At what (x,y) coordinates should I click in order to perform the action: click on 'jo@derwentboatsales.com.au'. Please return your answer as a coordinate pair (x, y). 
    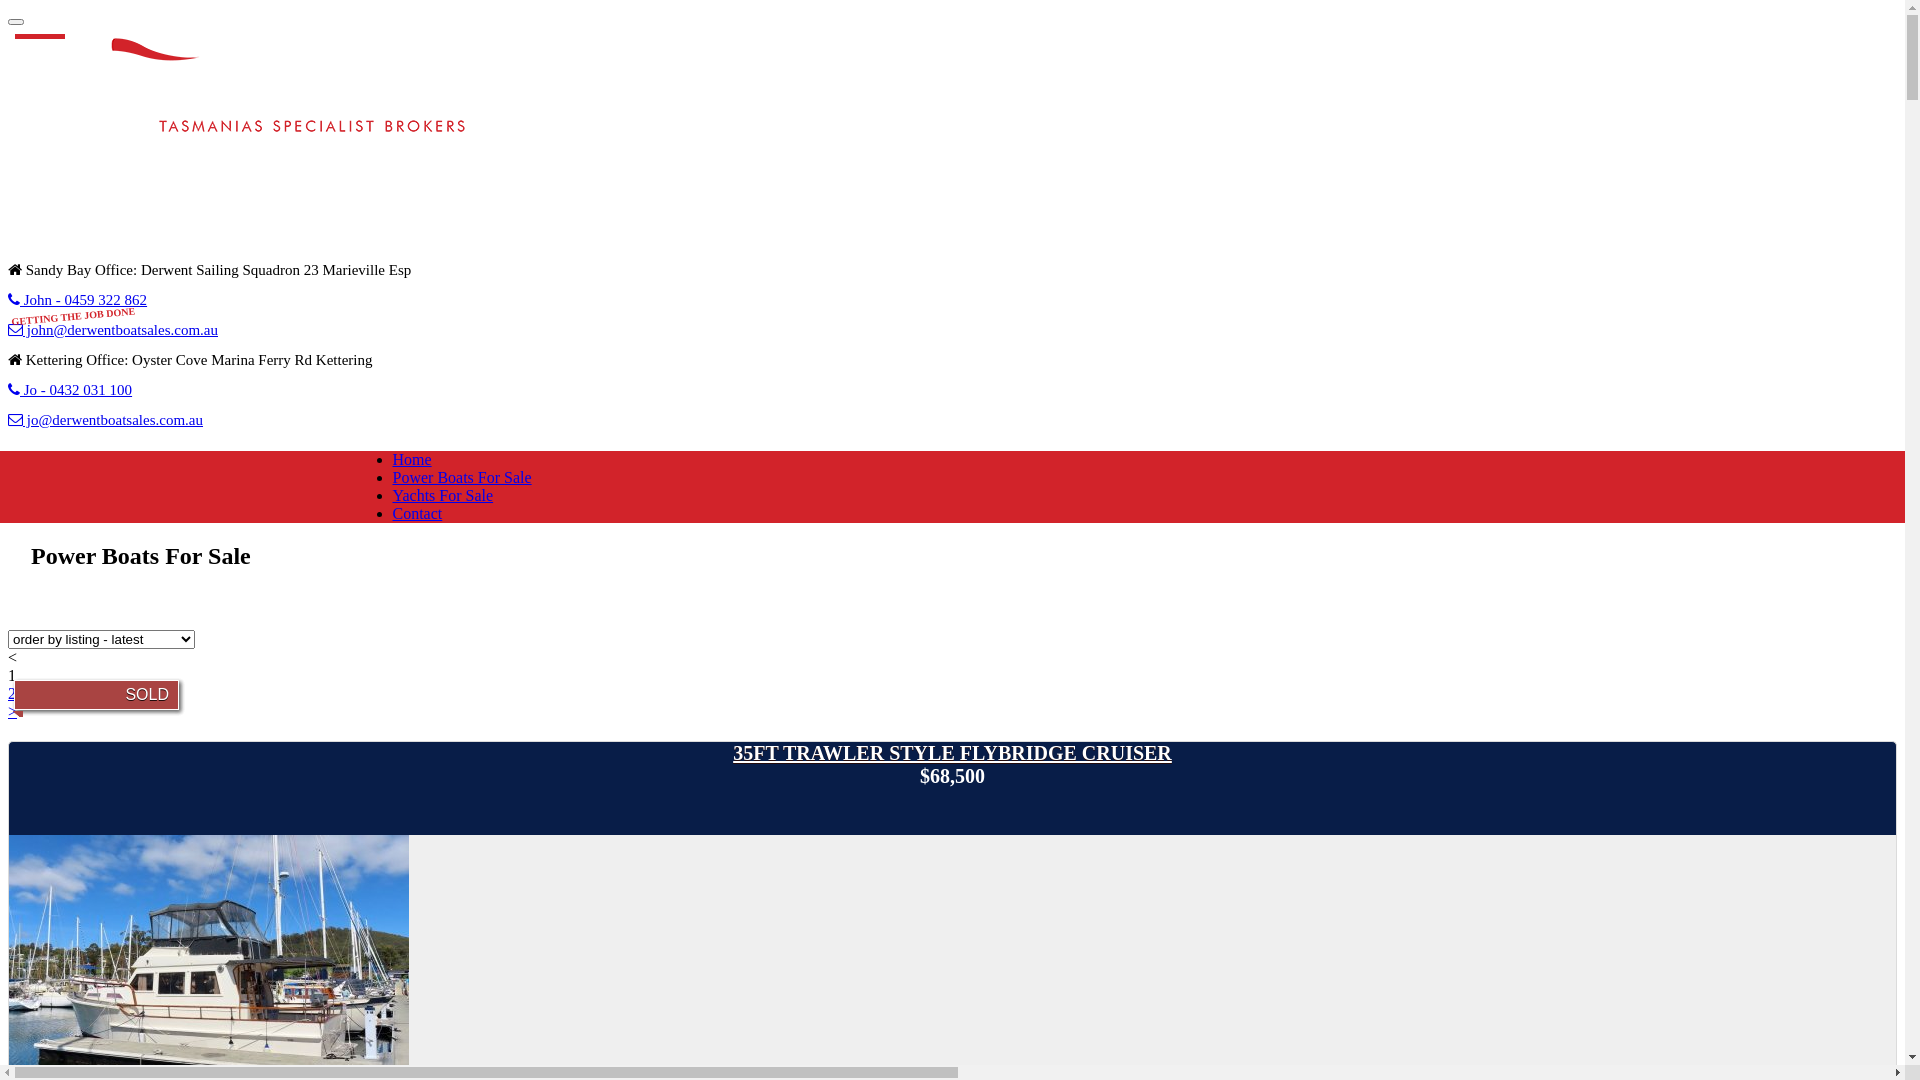
    Looking at the image, I should click on (104, 419).